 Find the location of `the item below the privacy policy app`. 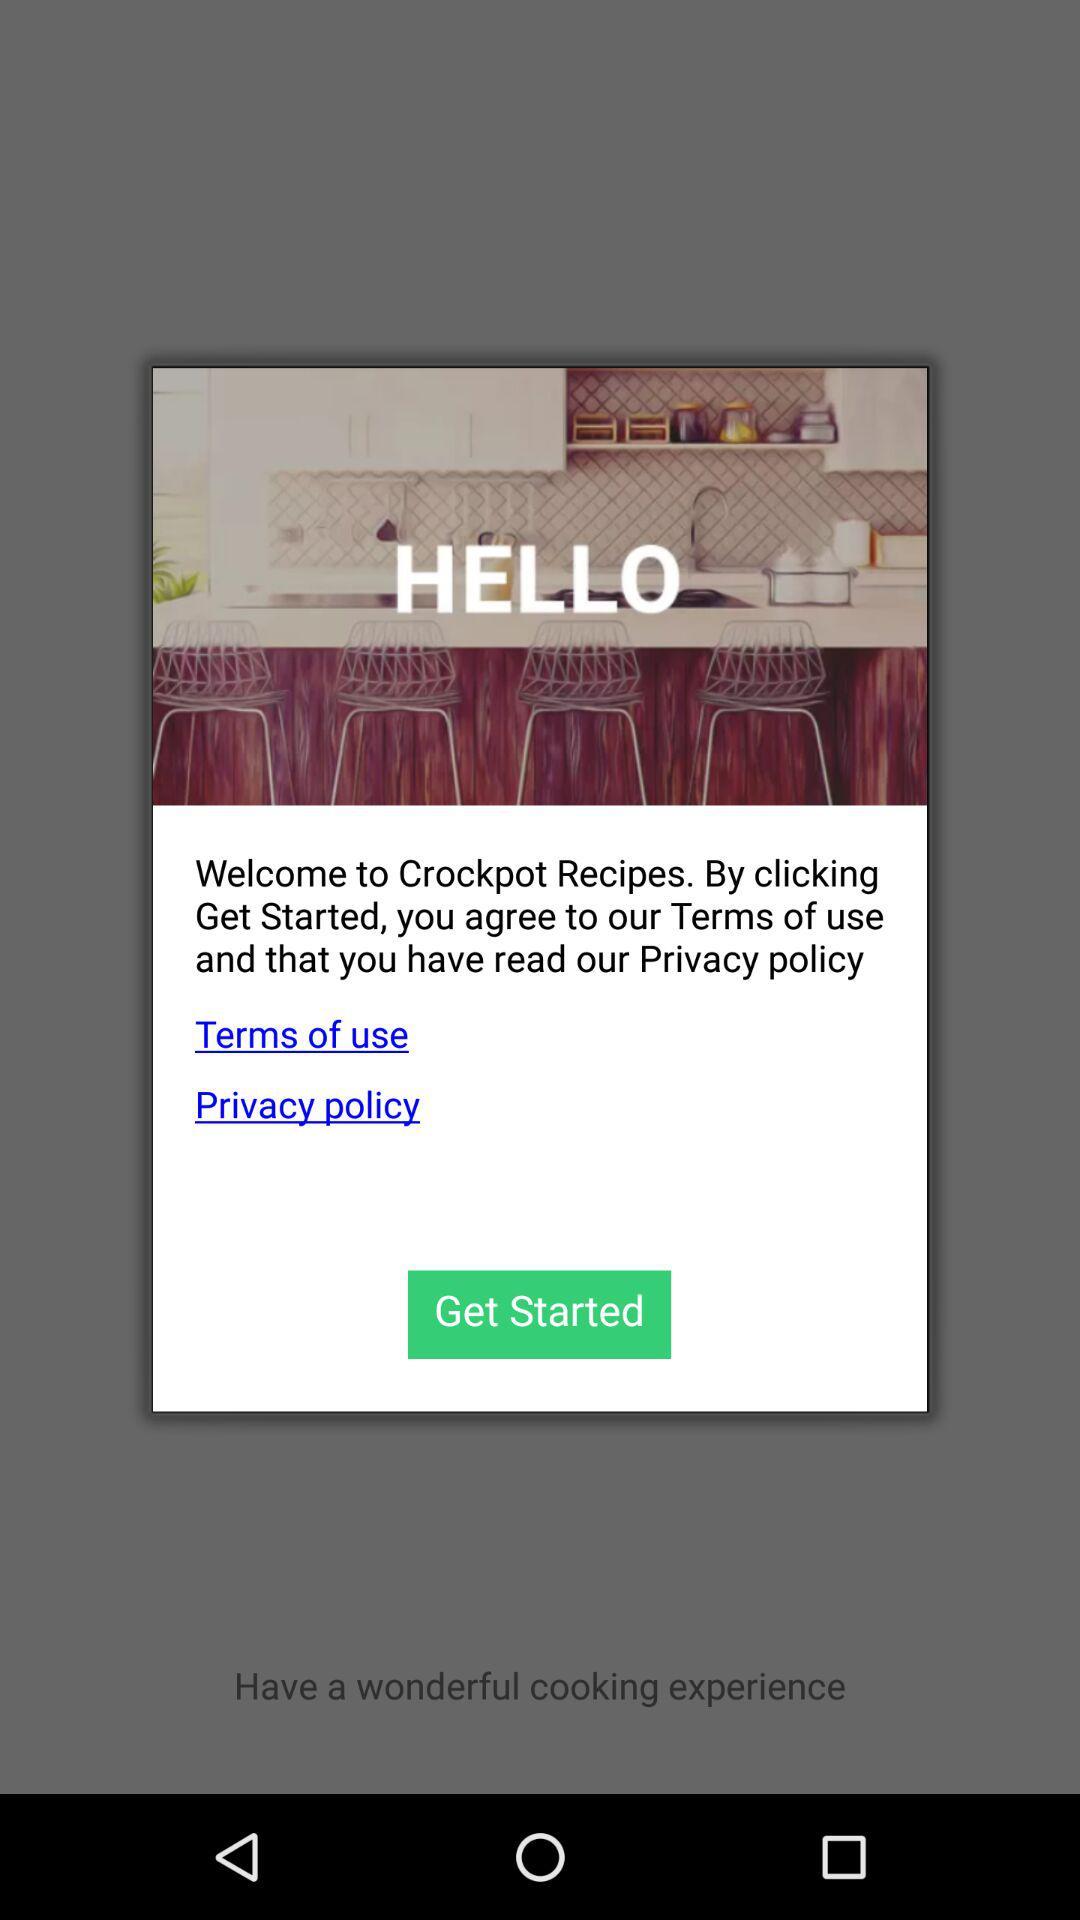

the item below the privacy policy app is located at coordinates (538, 1314).